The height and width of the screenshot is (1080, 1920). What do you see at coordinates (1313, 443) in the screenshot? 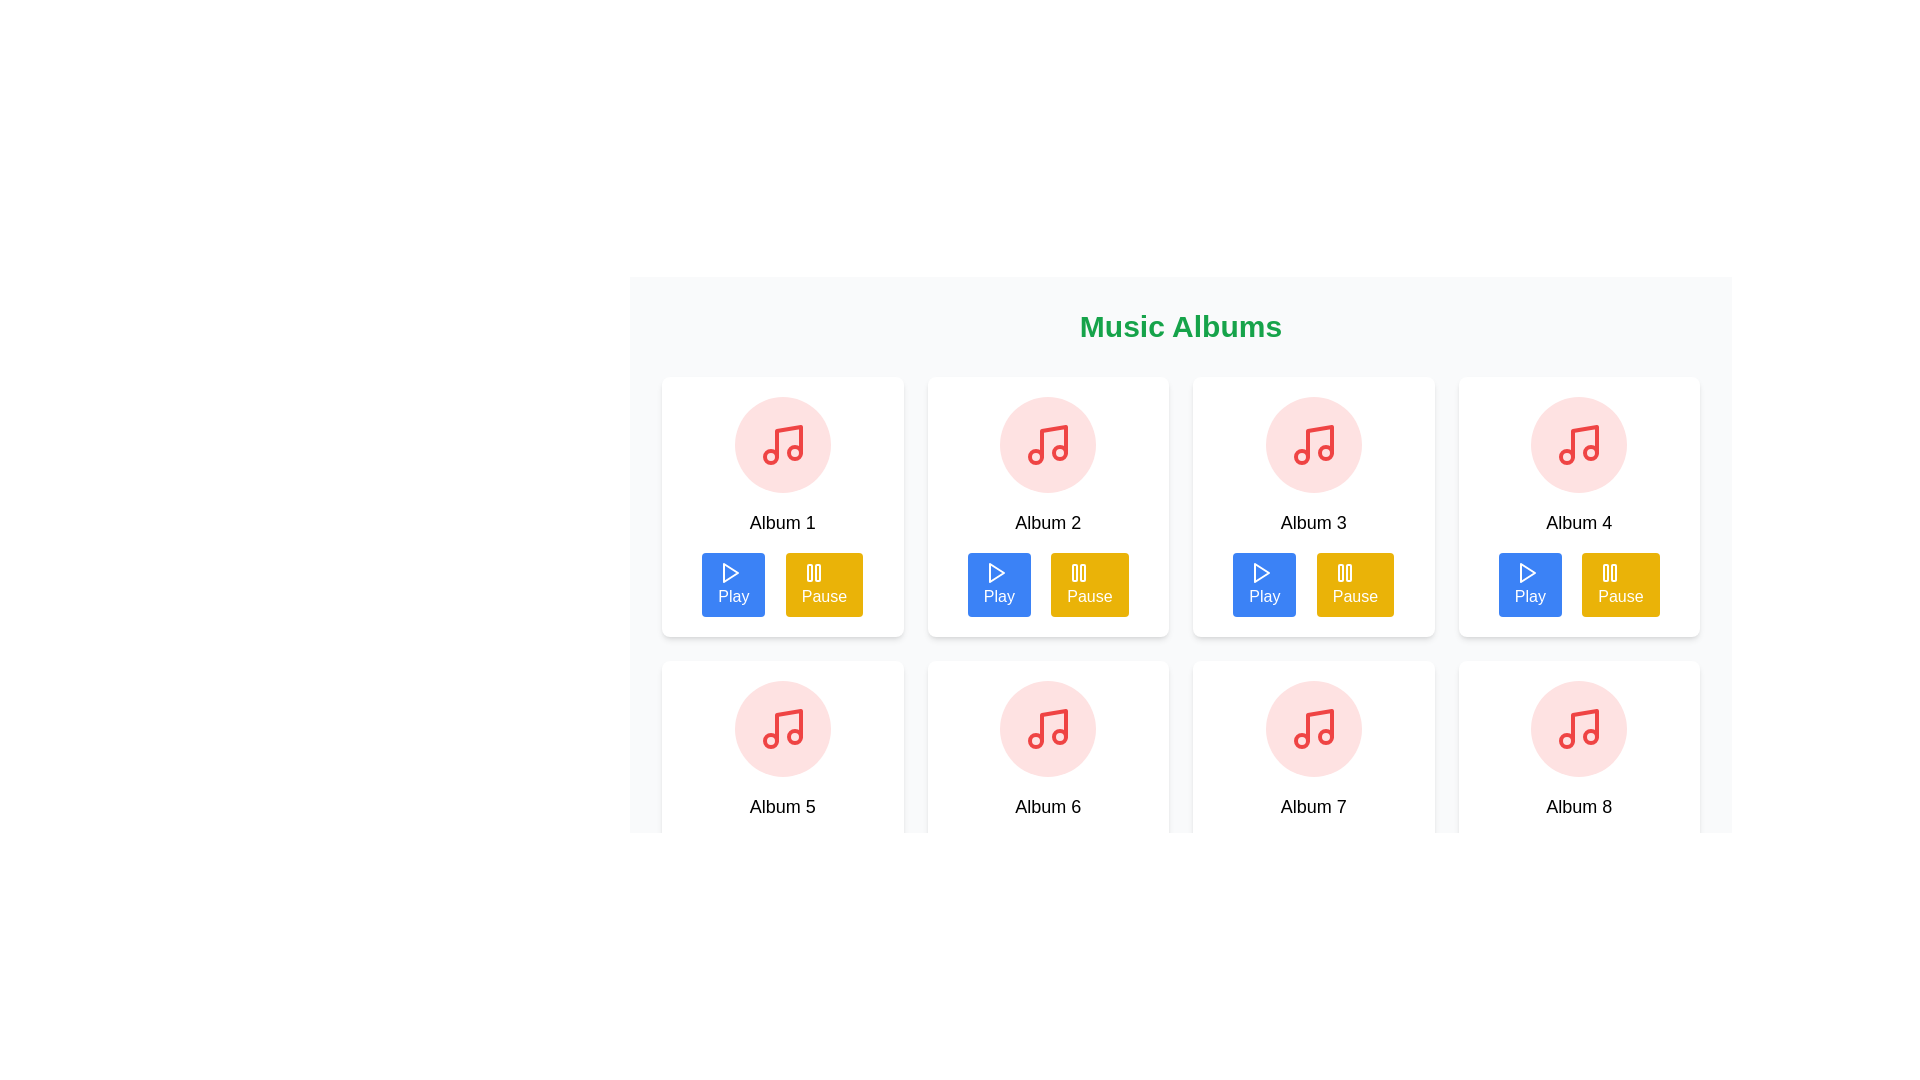
I see `the music album icon located in the card for 'Album 3', which is aligned with the 'Play' and 'Pause' buttons below` at bounding box center [1313, 443].